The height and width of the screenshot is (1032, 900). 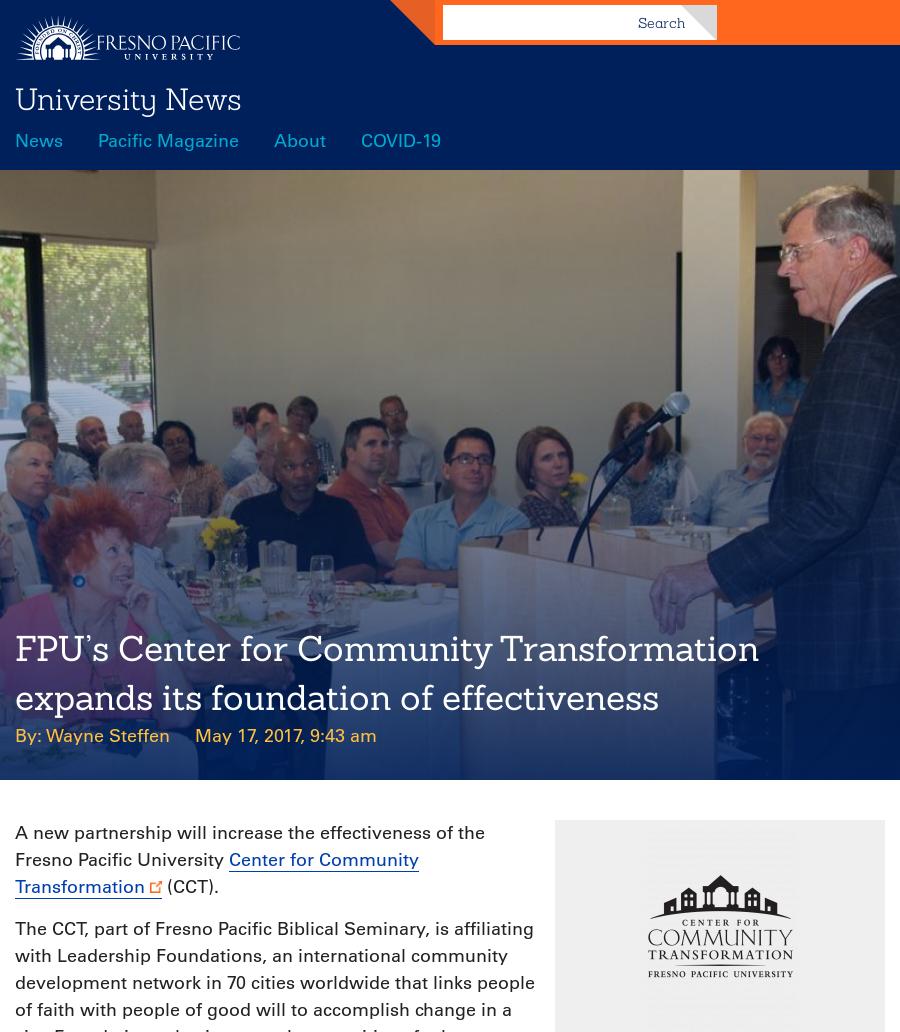 What do you see at coordinates (387, 671) in the screenshot?
I see `'FPU’s Center for Community Transformation expands its foundation of effectiveness'` at bounding box center [387, 671].